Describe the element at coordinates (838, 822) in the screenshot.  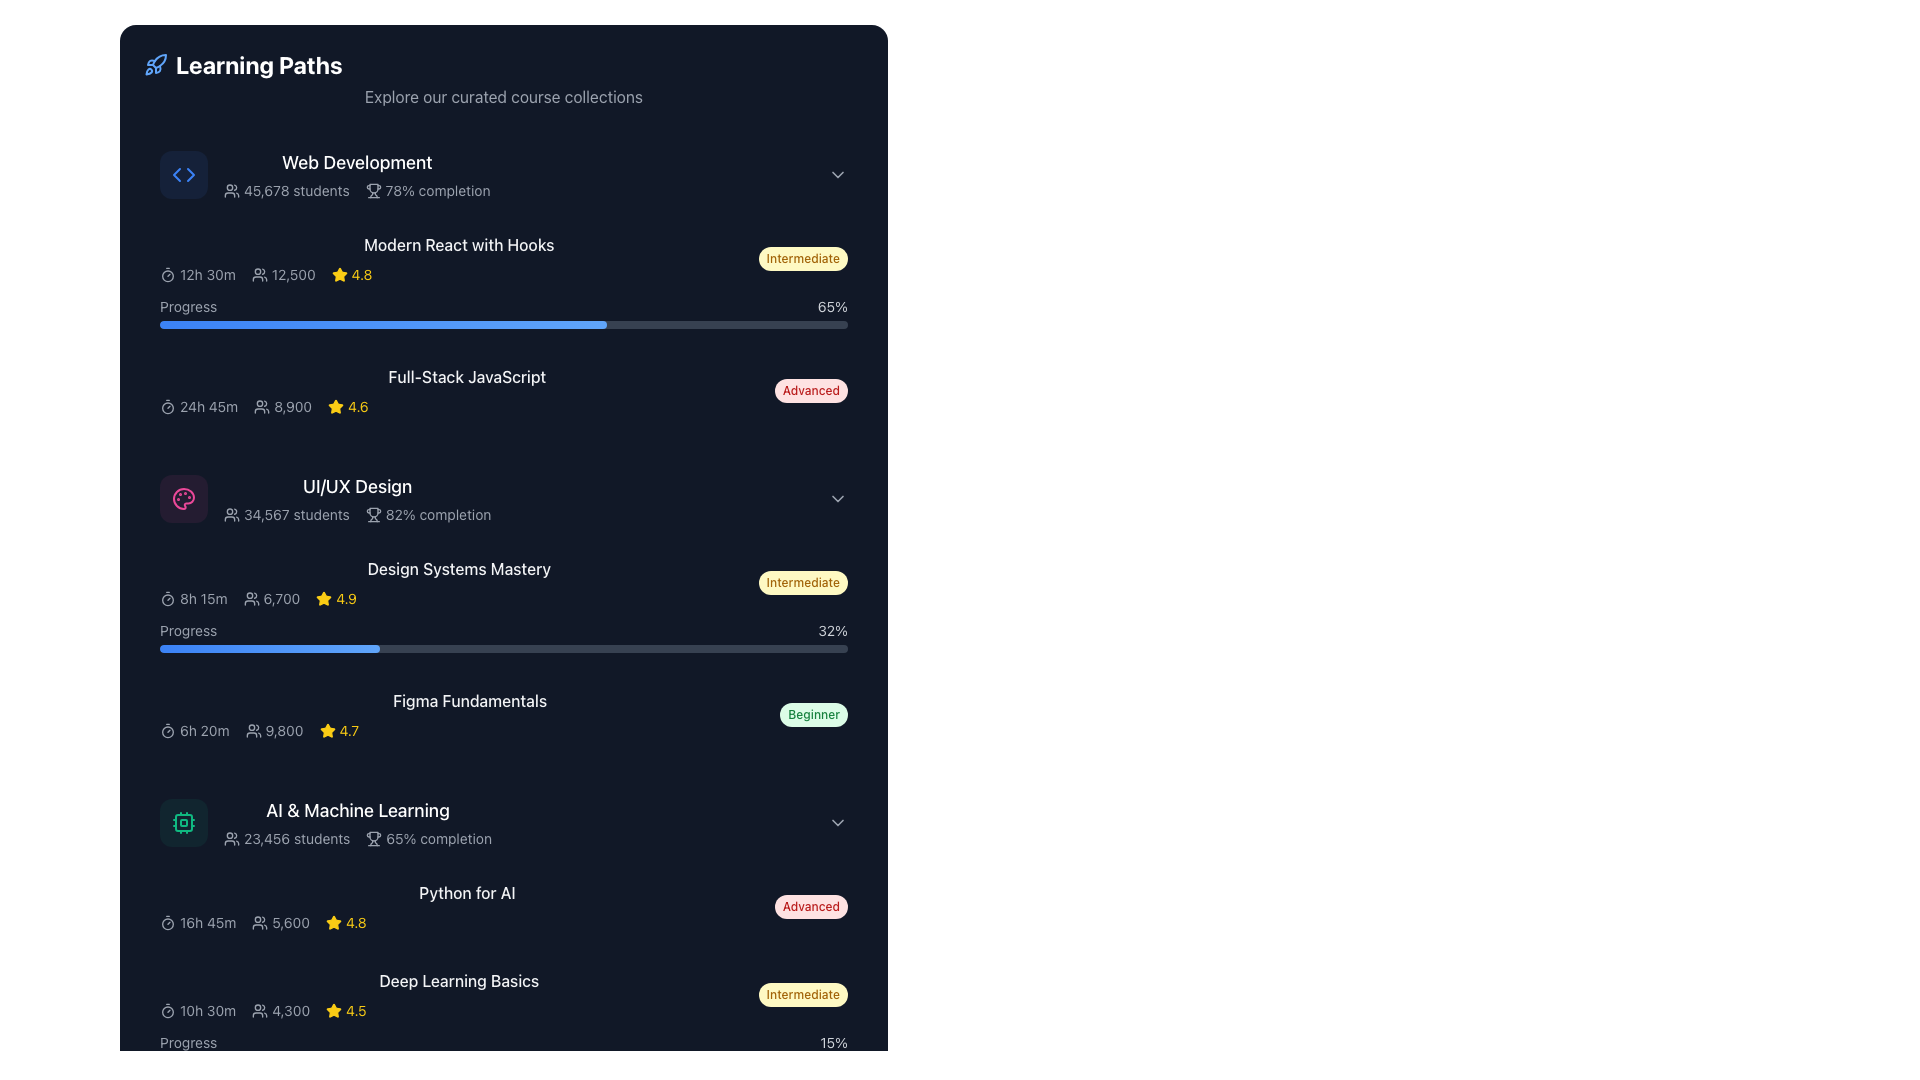
I see `the small right-facing chevron icon located at the bottom-right corner of the 'AI & Machine Learning' module` at that location.